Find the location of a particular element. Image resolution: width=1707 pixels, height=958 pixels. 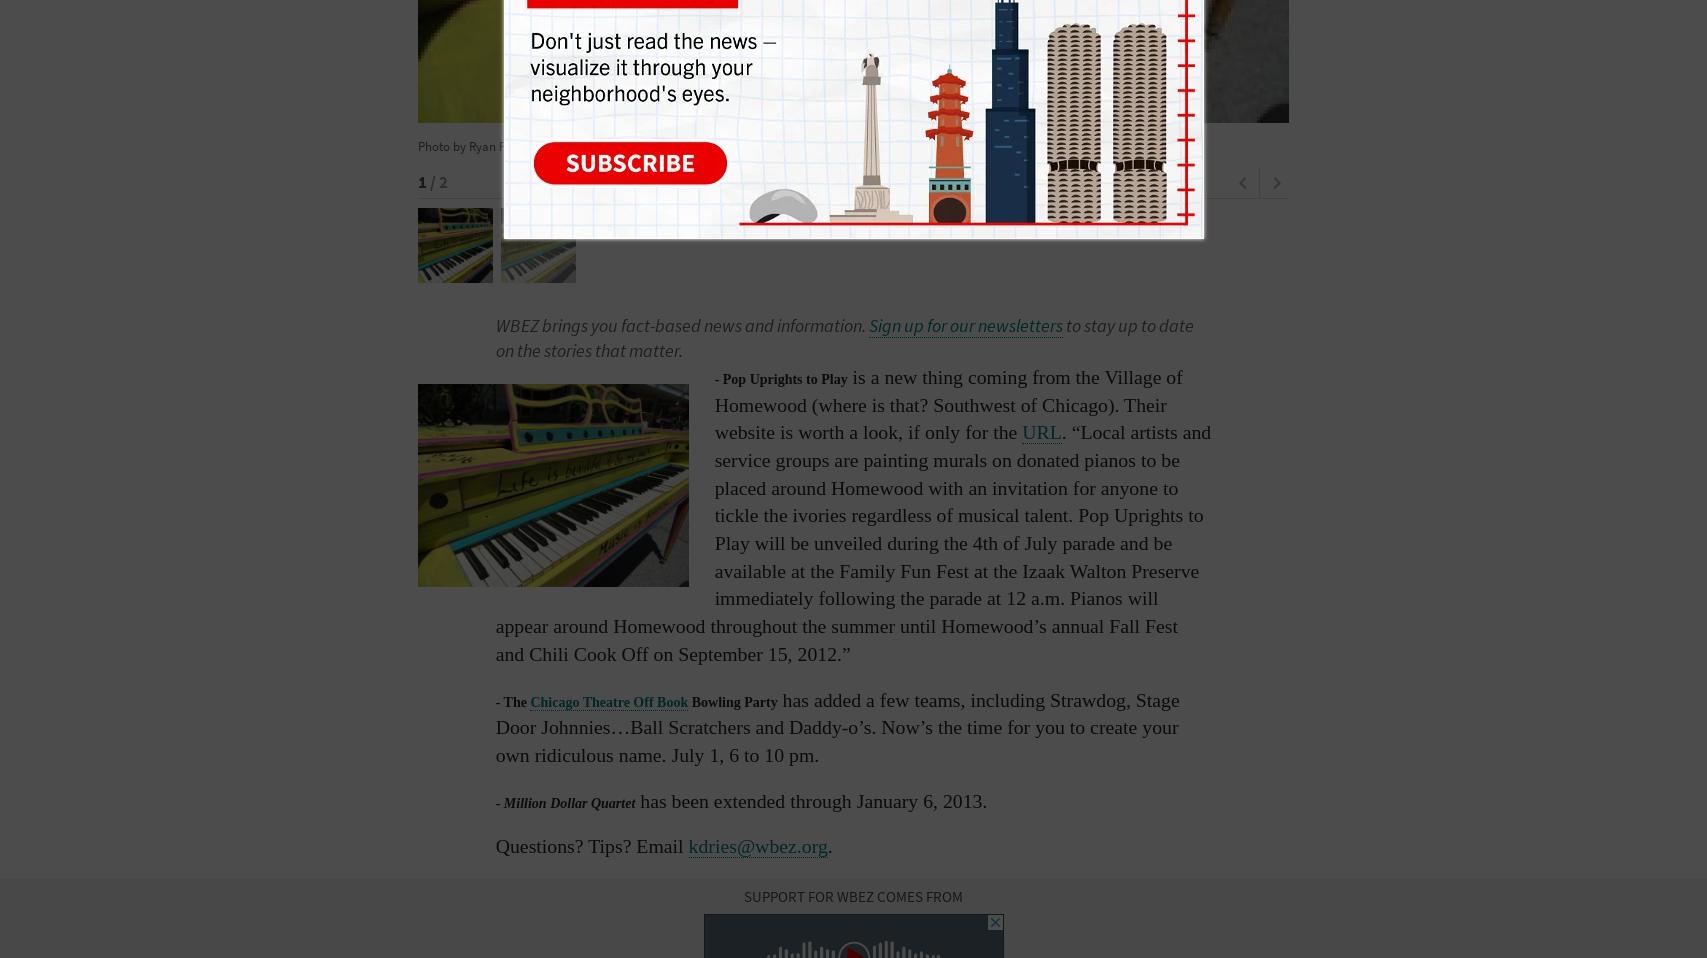

'Photo by Ryan Fitzpatrick' is located at coordinates (417, 146).